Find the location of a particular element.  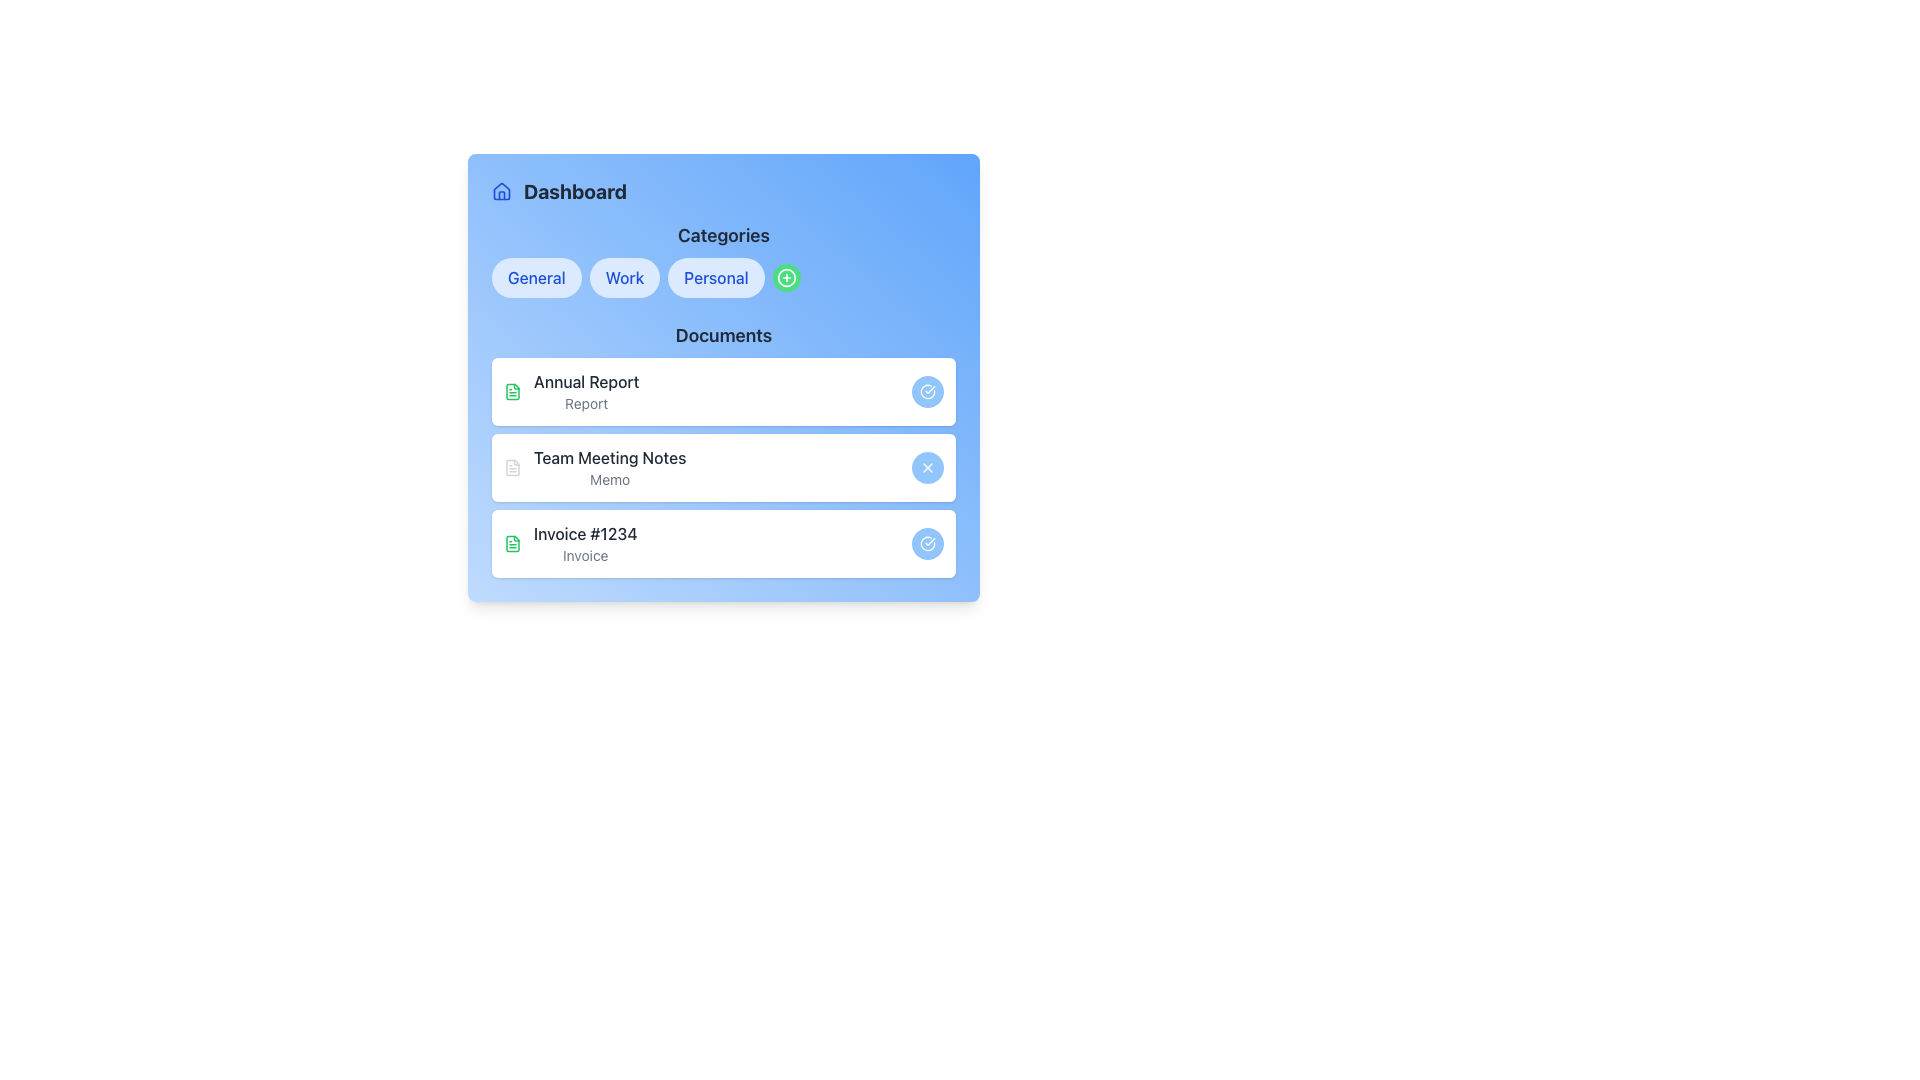

the SVG graphical icon representing 'Invoice #1234 - Invoice' in the third row of the 'Documents' section is located at coordinates (513, 392).